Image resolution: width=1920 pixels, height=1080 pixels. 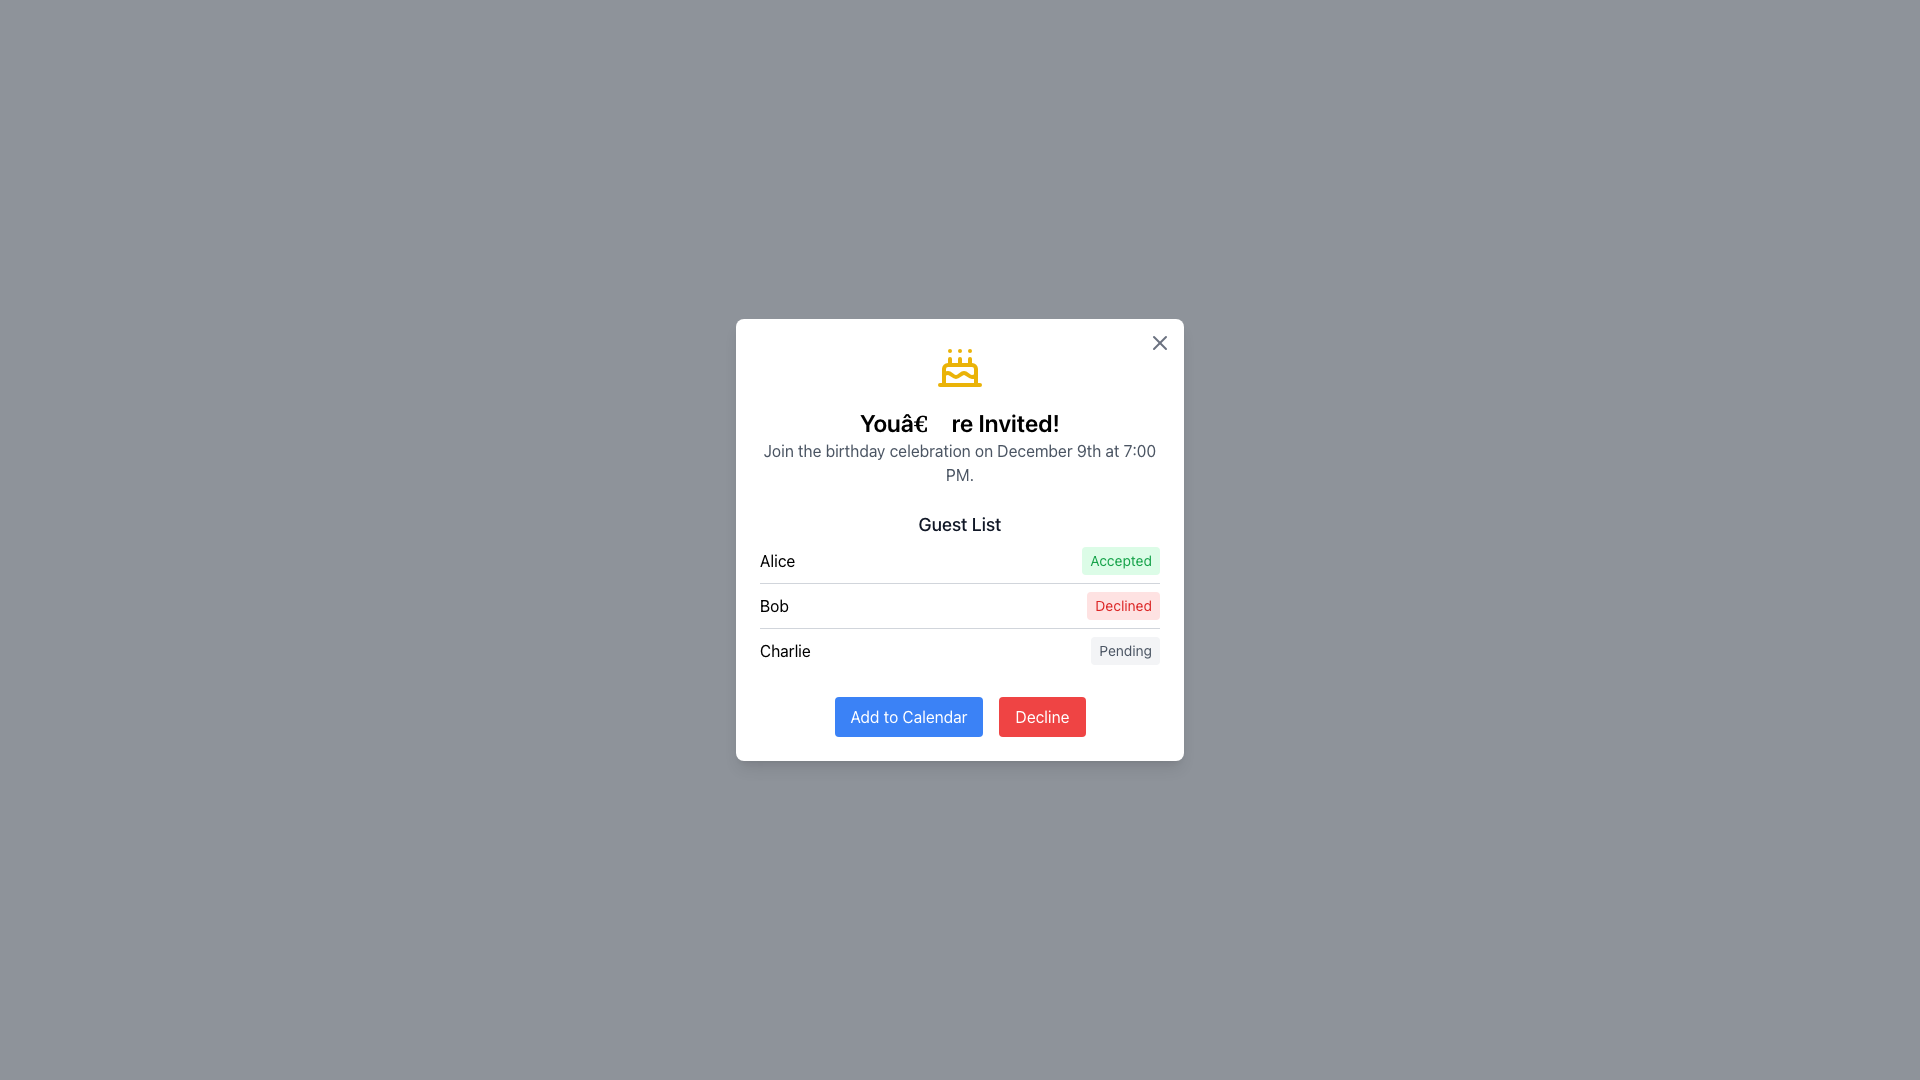 What do you see at coordinates (907, 716) in the screenshot?
I see `the 'Add to Calendar' button located at the bottom of the centered dialog box, directly to the left of the 'Decline' button, to observe the style change` at bounding box center [907, 716].